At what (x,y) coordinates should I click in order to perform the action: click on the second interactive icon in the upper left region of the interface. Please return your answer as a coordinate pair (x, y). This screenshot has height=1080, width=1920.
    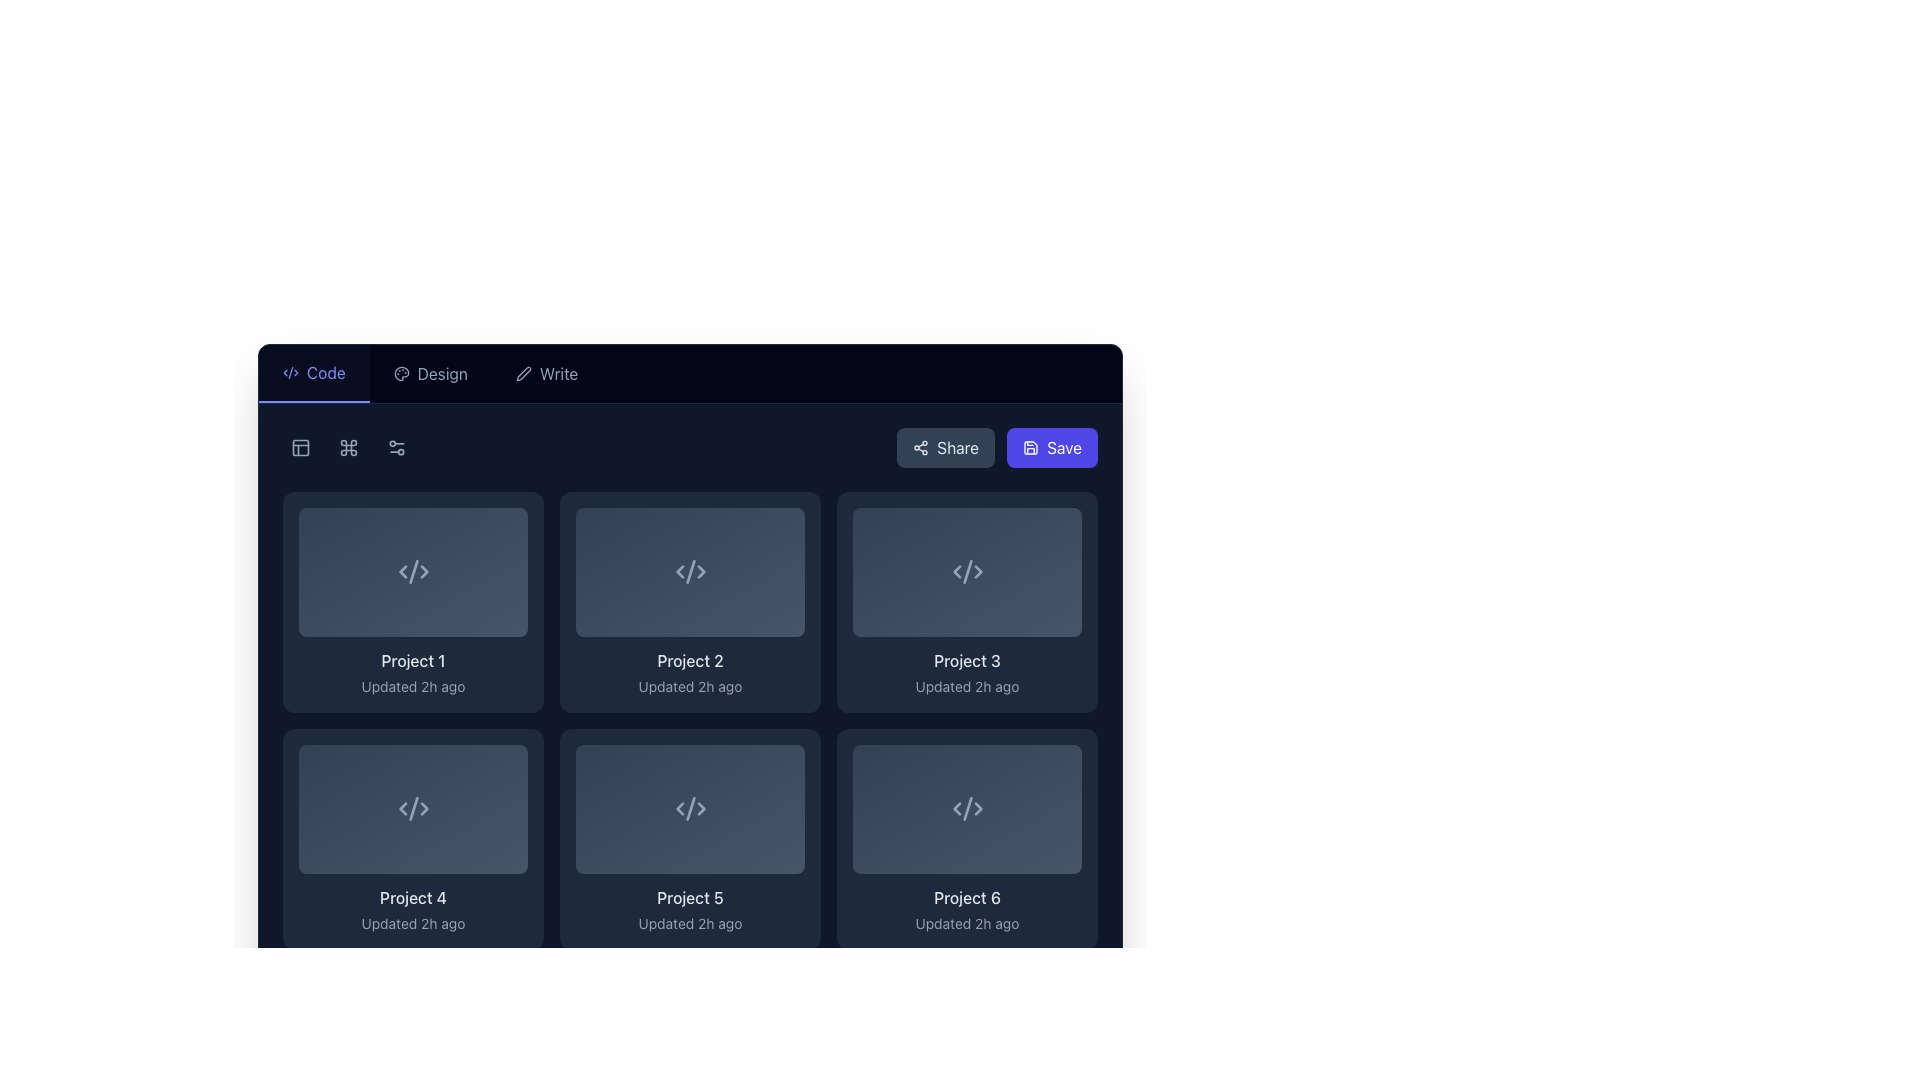
    Looking at the image, I should click on (349, 446).